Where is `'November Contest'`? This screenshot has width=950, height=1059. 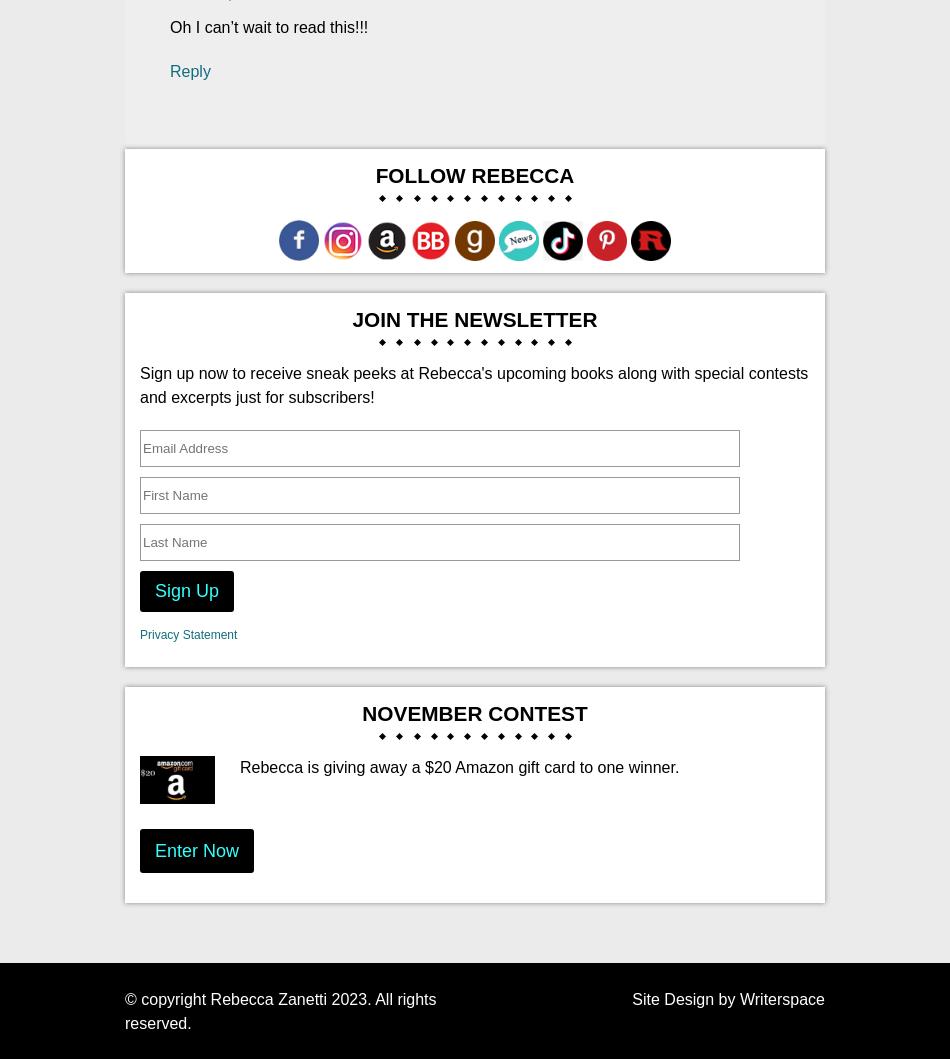
'November Contest' is located at coordinates (473, 713).